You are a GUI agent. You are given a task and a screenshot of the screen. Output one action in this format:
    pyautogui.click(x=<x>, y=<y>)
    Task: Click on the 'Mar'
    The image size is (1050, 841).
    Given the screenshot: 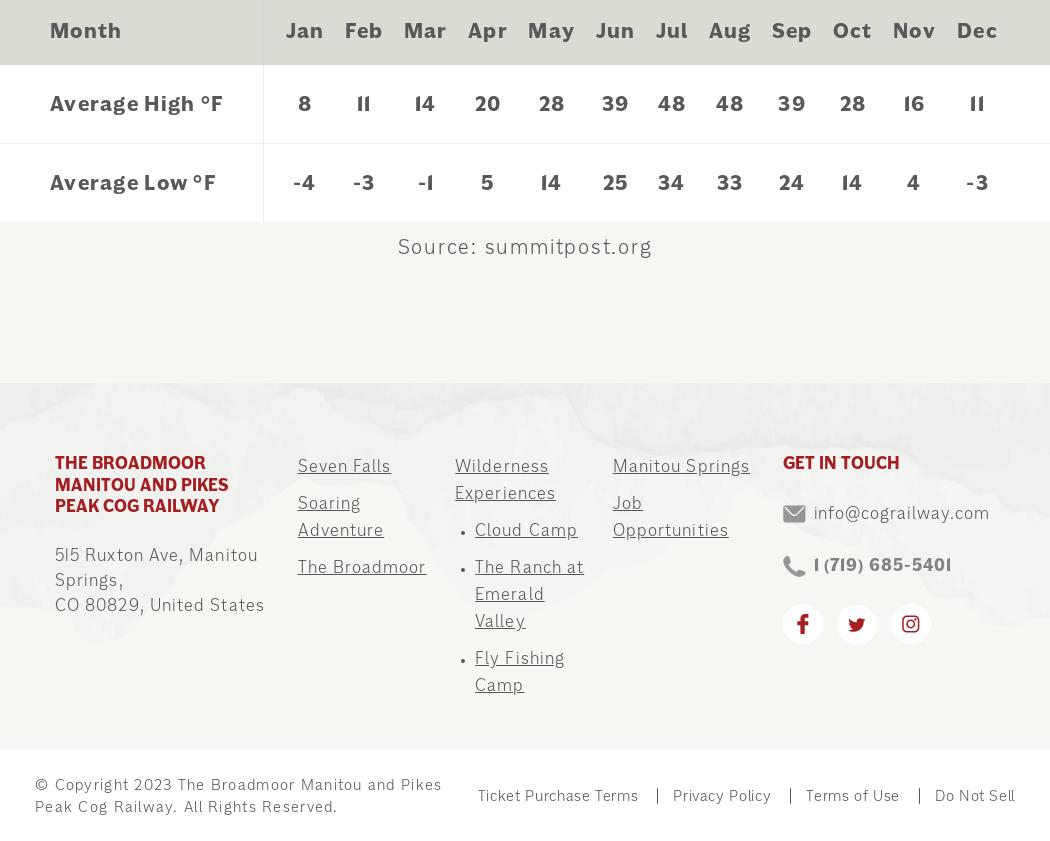 What is the action you would take?
    pyautogui.click(x=424, y=30)
    